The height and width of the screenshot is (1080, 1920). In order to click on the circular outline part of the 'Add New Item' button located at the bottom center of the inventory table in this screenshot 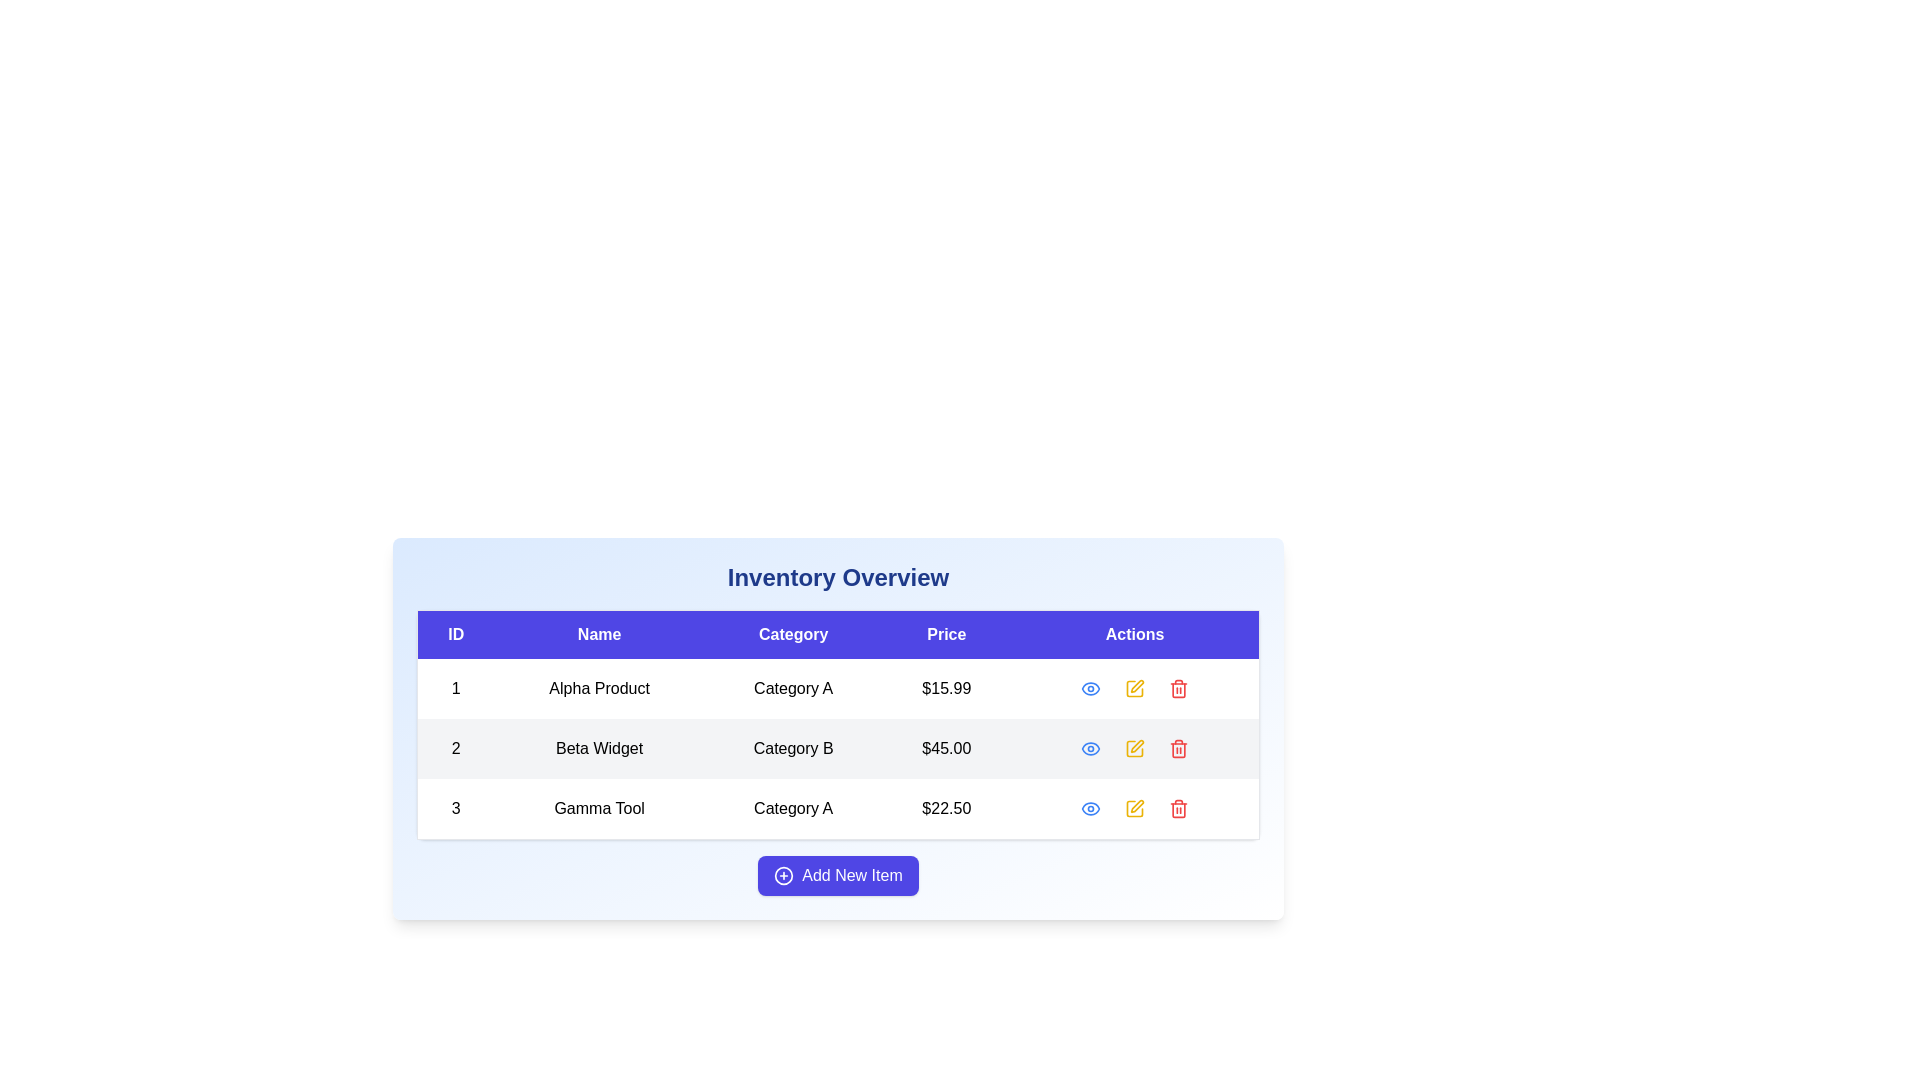, I will do `click(783, 874)`.